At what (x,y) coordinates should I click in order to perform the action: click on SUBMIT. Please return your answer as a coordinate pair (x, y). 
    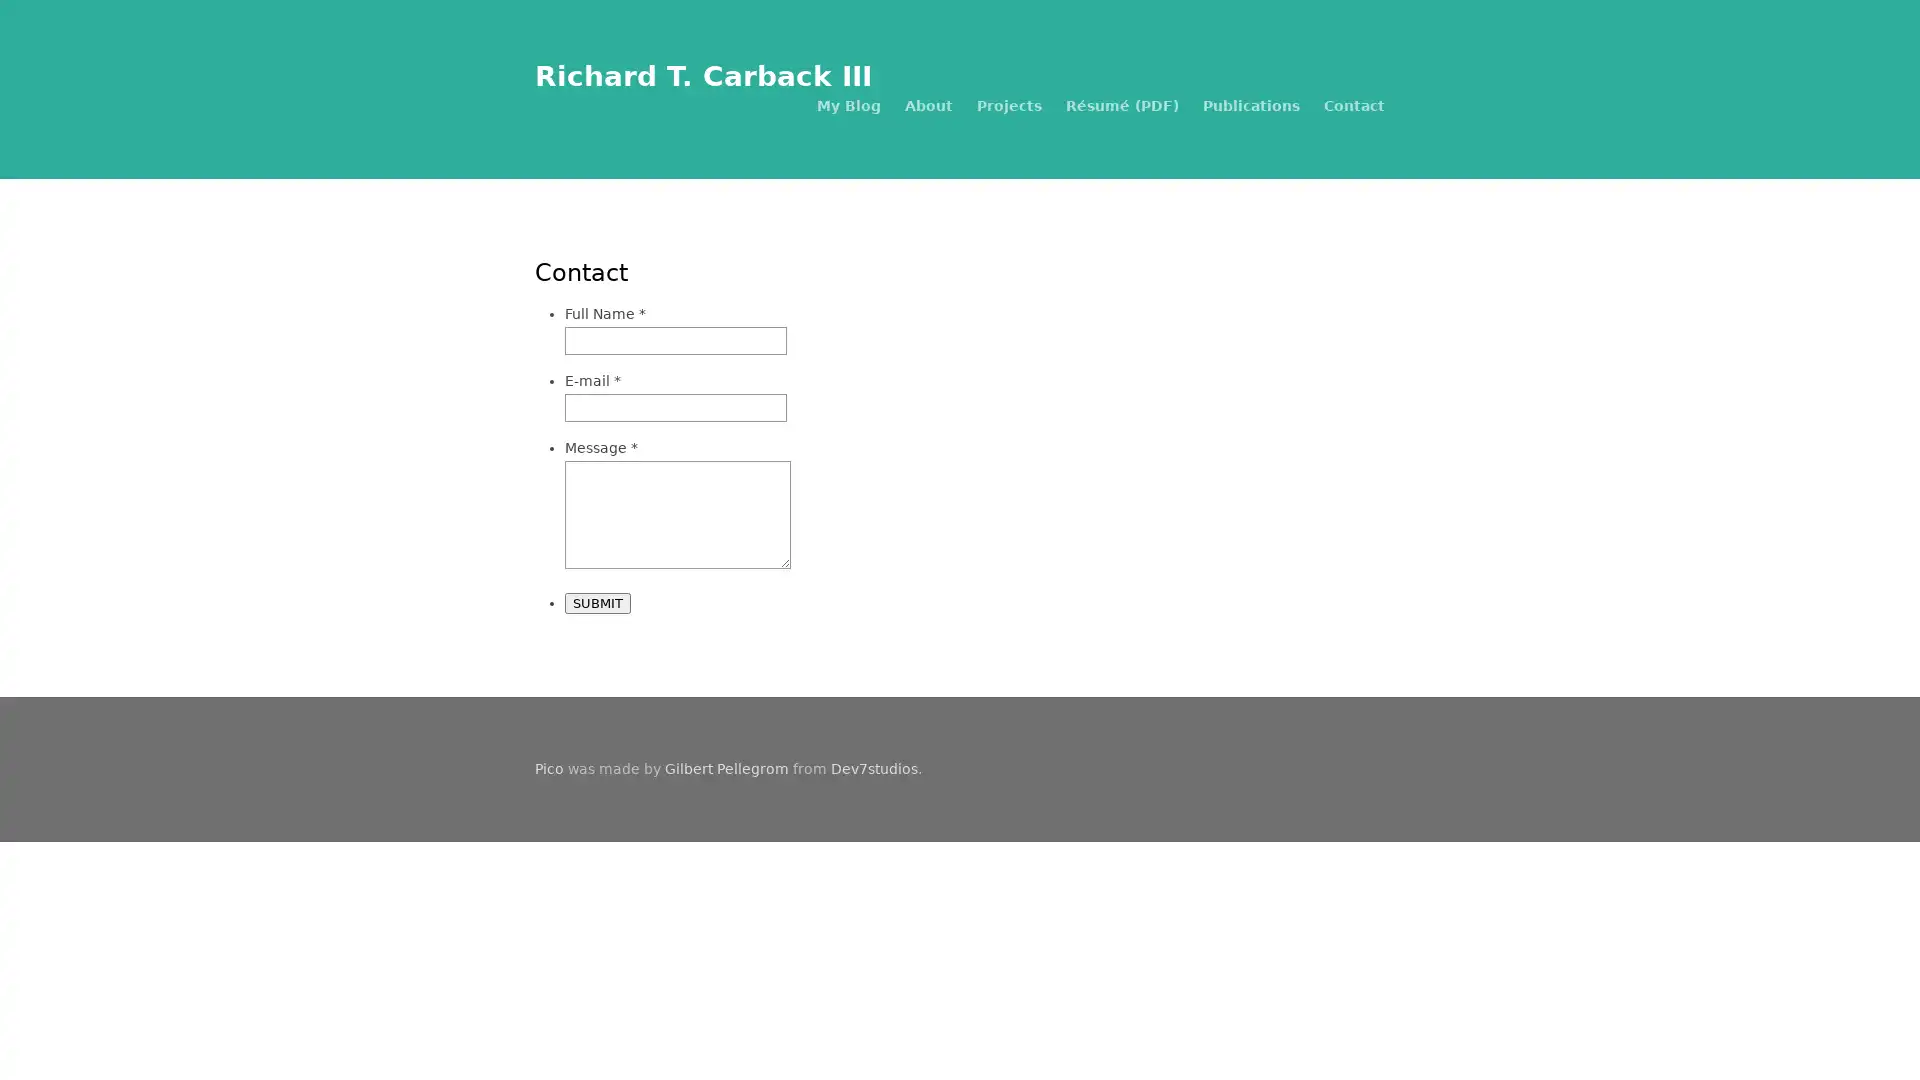
    Looking at the image, I should click on (597, 602).